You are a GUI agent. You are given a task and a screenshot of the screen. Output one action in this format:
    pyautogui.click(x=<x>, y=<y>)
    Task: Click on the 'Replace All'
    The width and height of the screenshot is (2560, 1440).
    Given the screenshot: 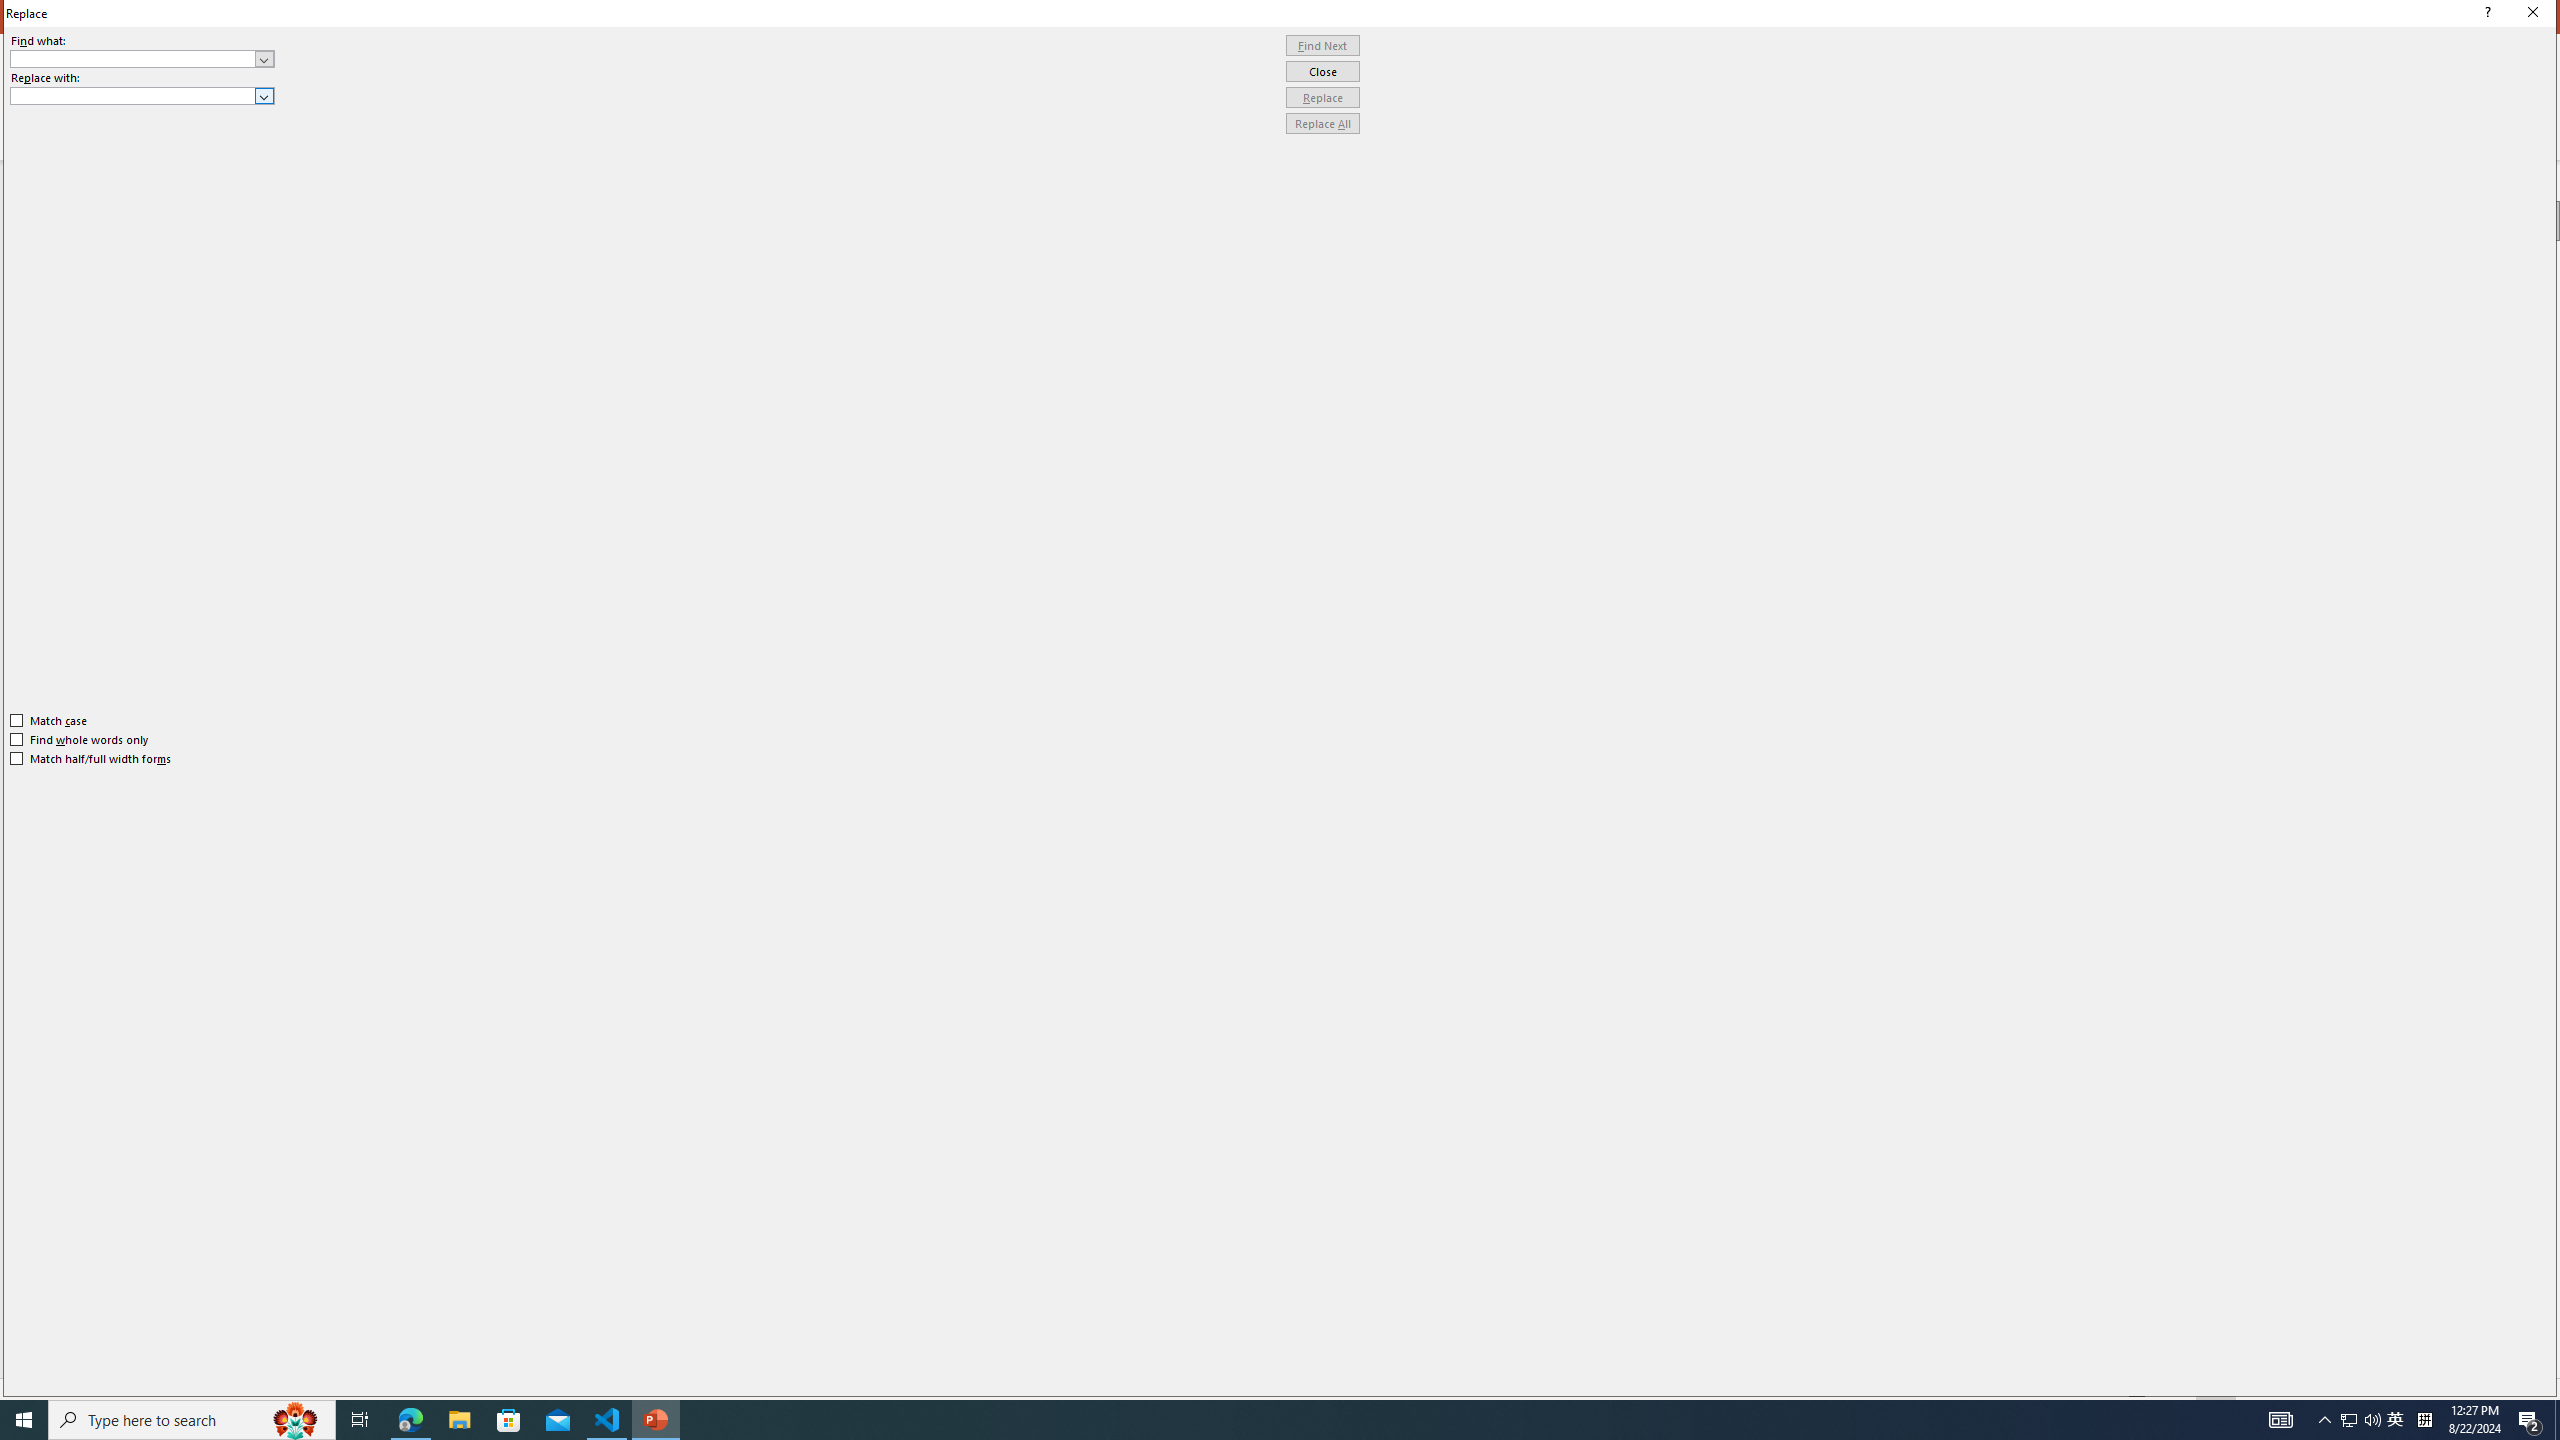 What is the action you would take?
    pyautogui.click(x=1322, y=122)
    